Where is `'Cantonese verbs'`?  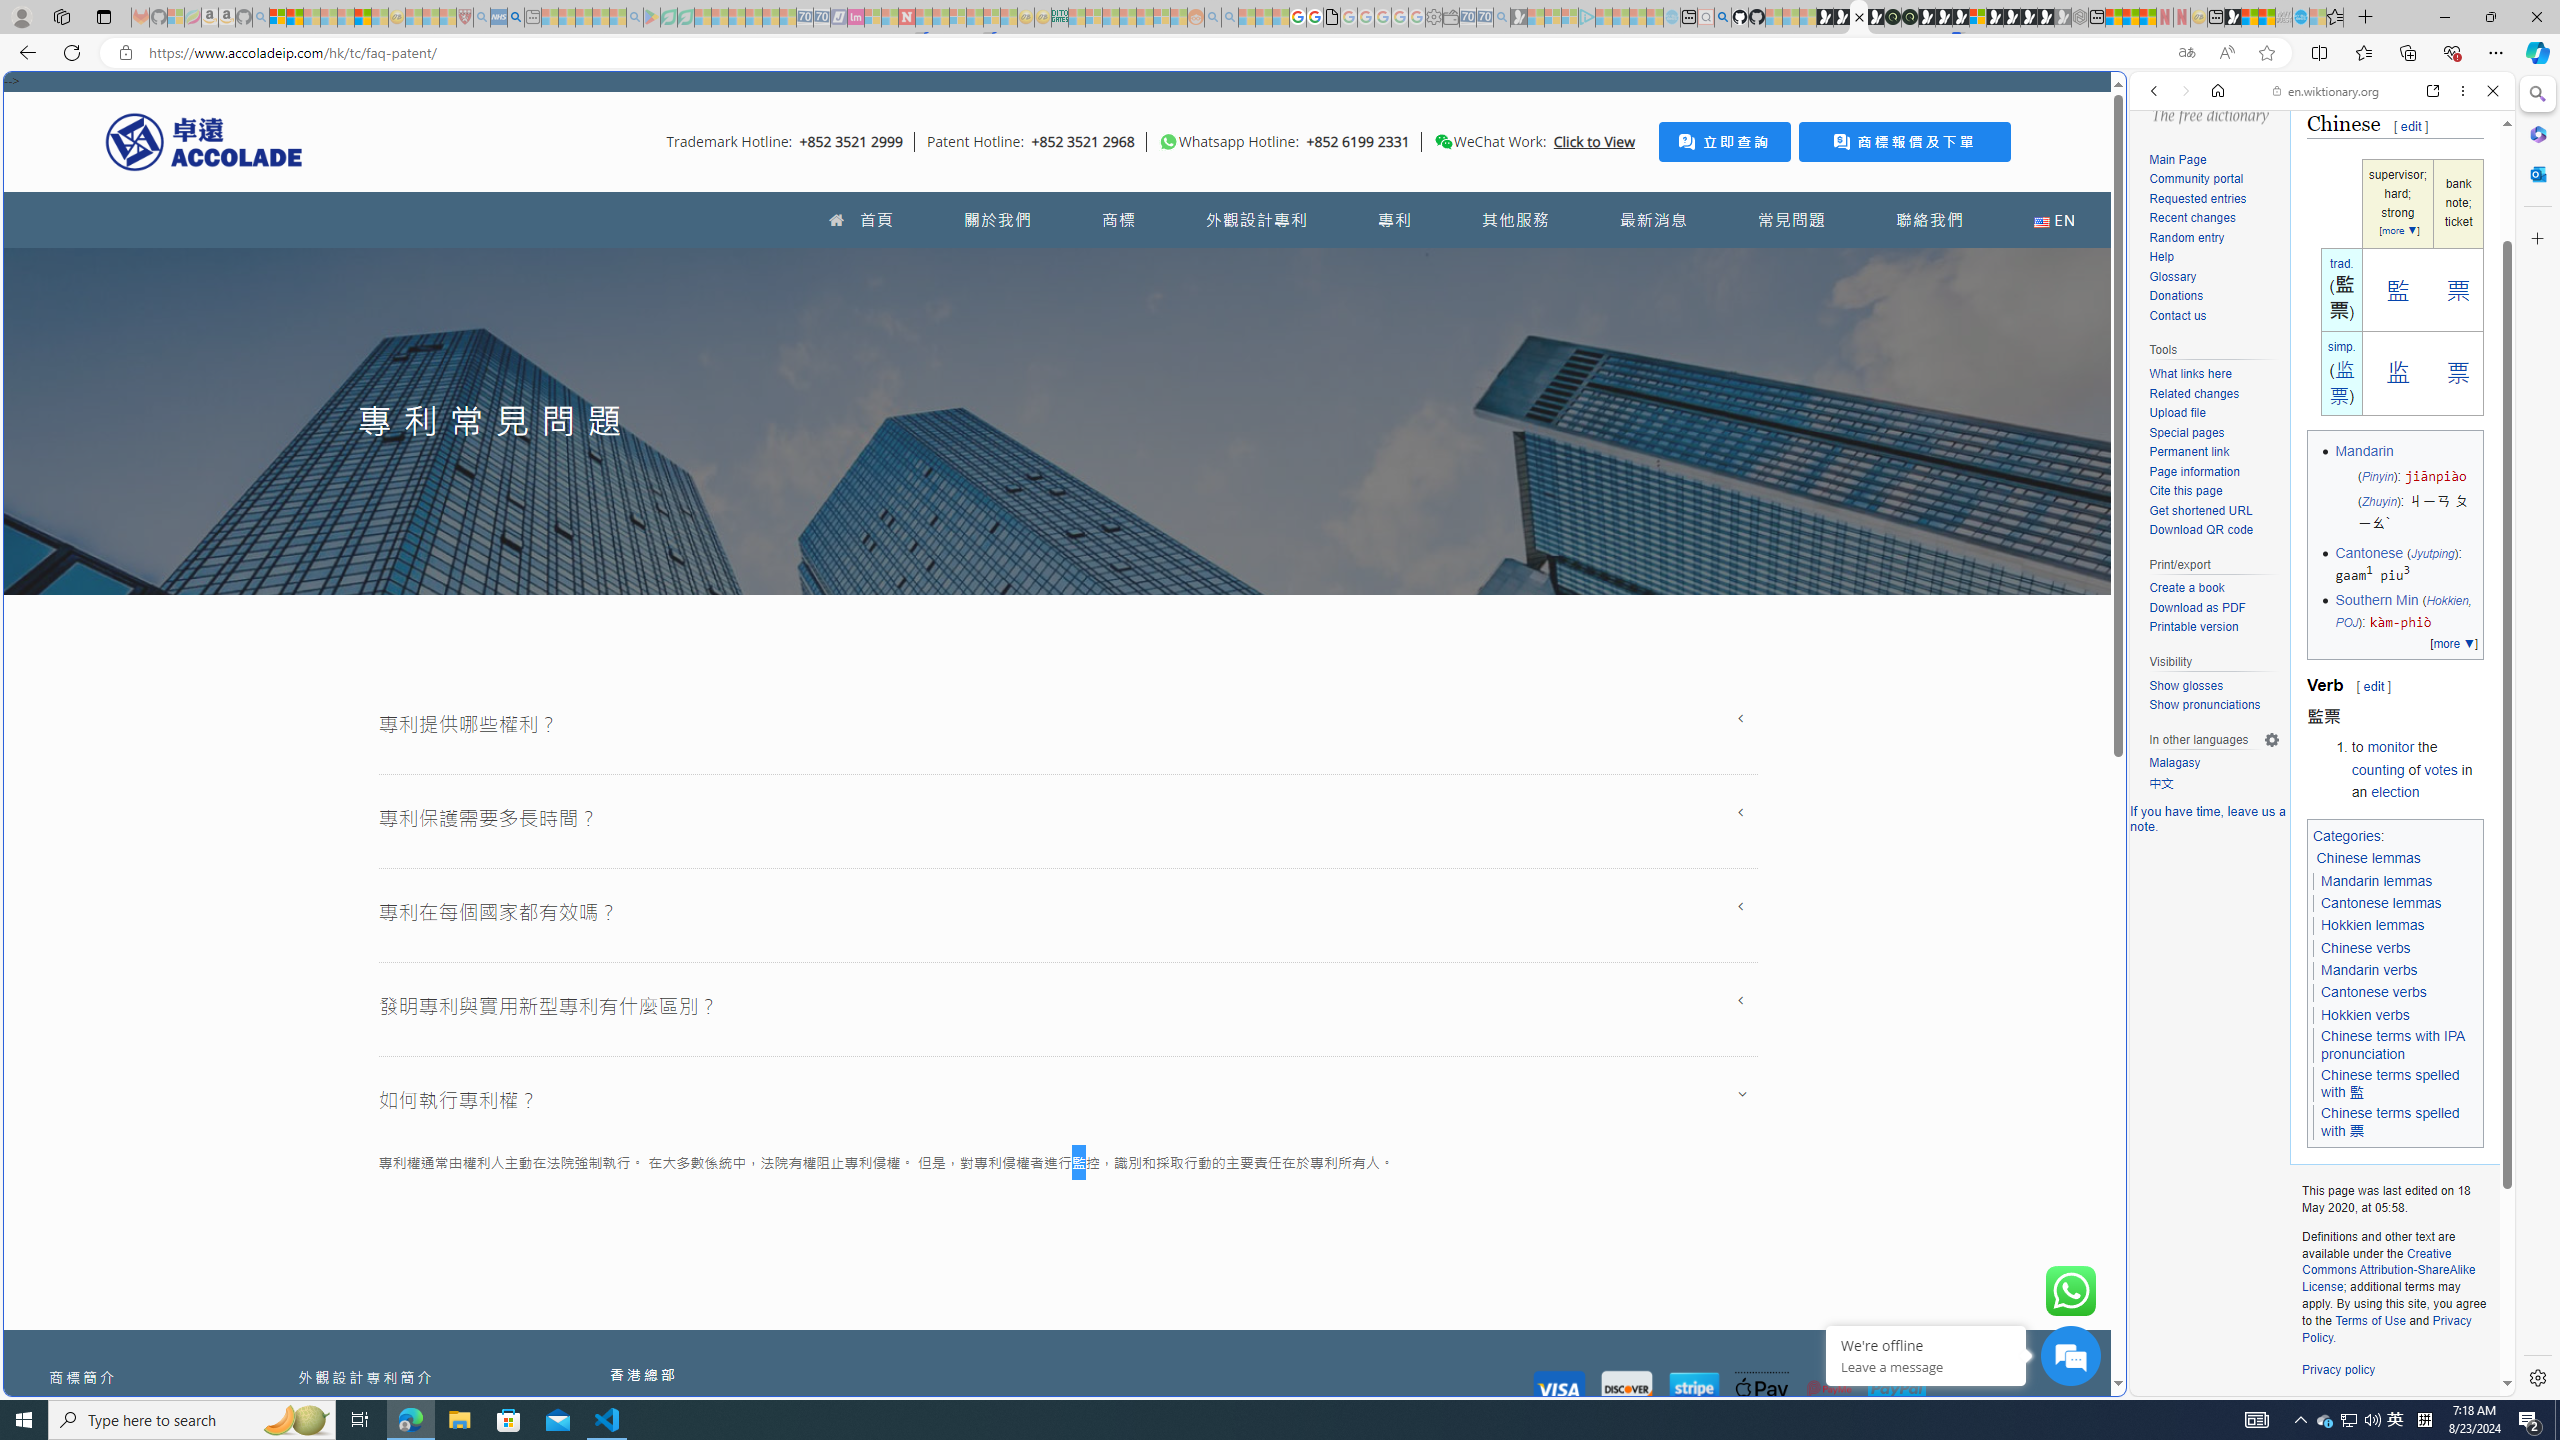
'Cantonese verbs' is located at coordinates (2373, 991).